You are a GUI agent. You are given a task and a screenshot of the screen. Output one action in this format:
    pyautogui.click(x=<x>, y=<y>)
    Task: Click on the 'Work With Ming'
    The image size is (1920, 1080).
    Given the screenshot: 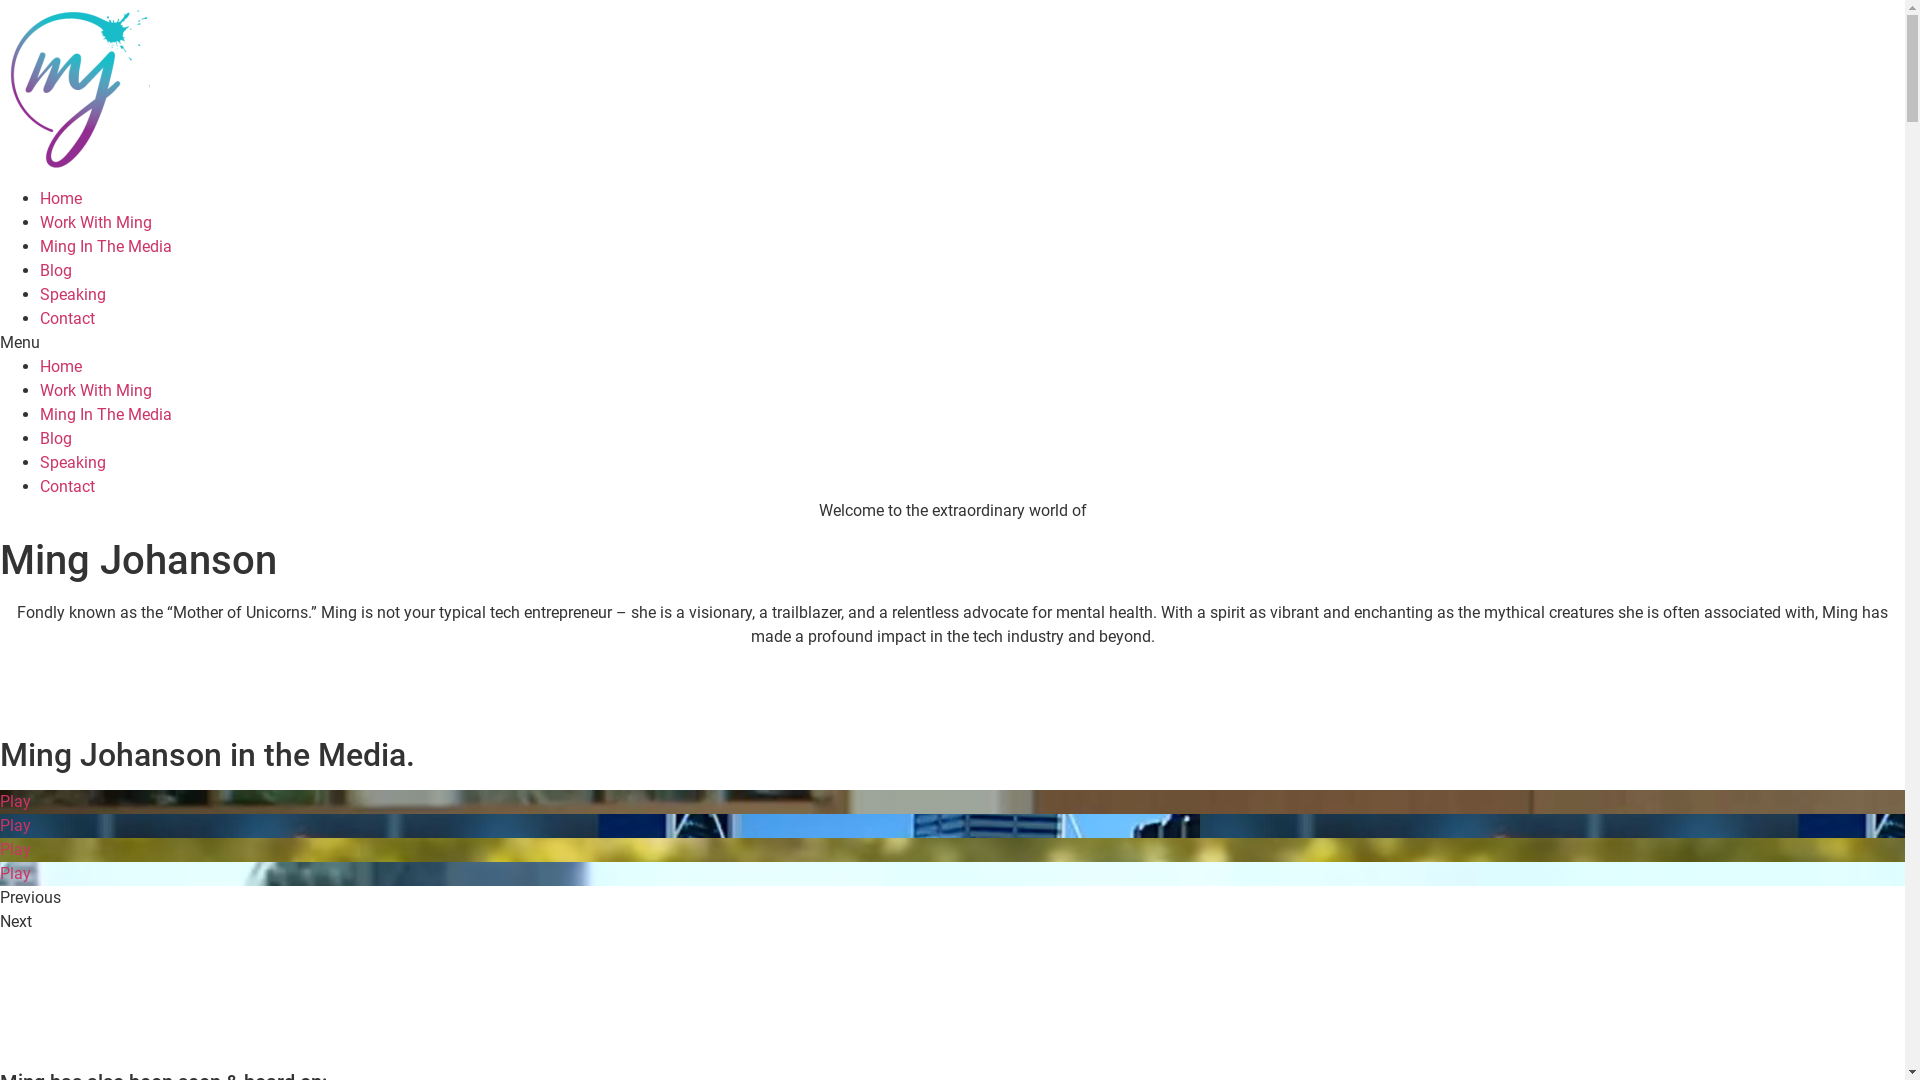 What is the action you would take?
    pyautogui.click(x=95, y=390)
    